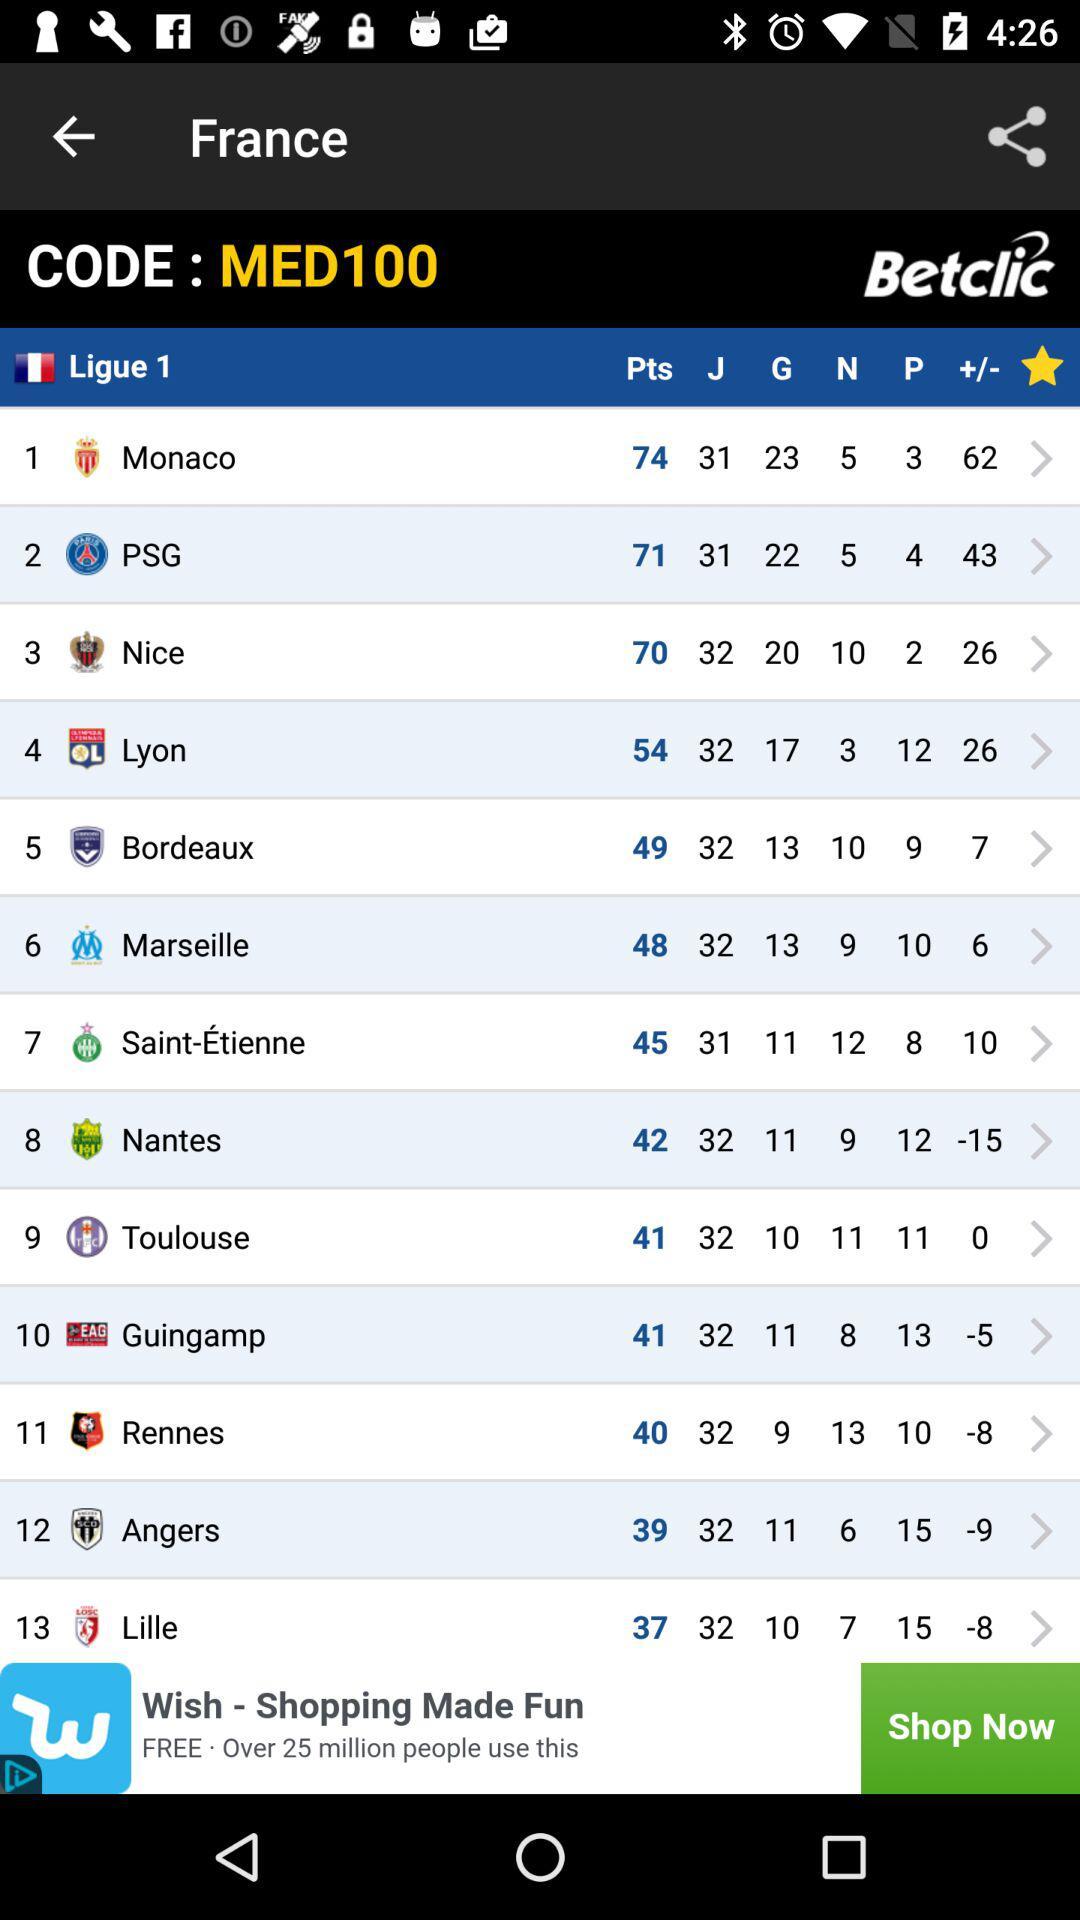 This screenshot has height=1920, width=1080. Describe the element at coordinates (540, 1727) in the screenshot. I see `click discriiption` at that location.